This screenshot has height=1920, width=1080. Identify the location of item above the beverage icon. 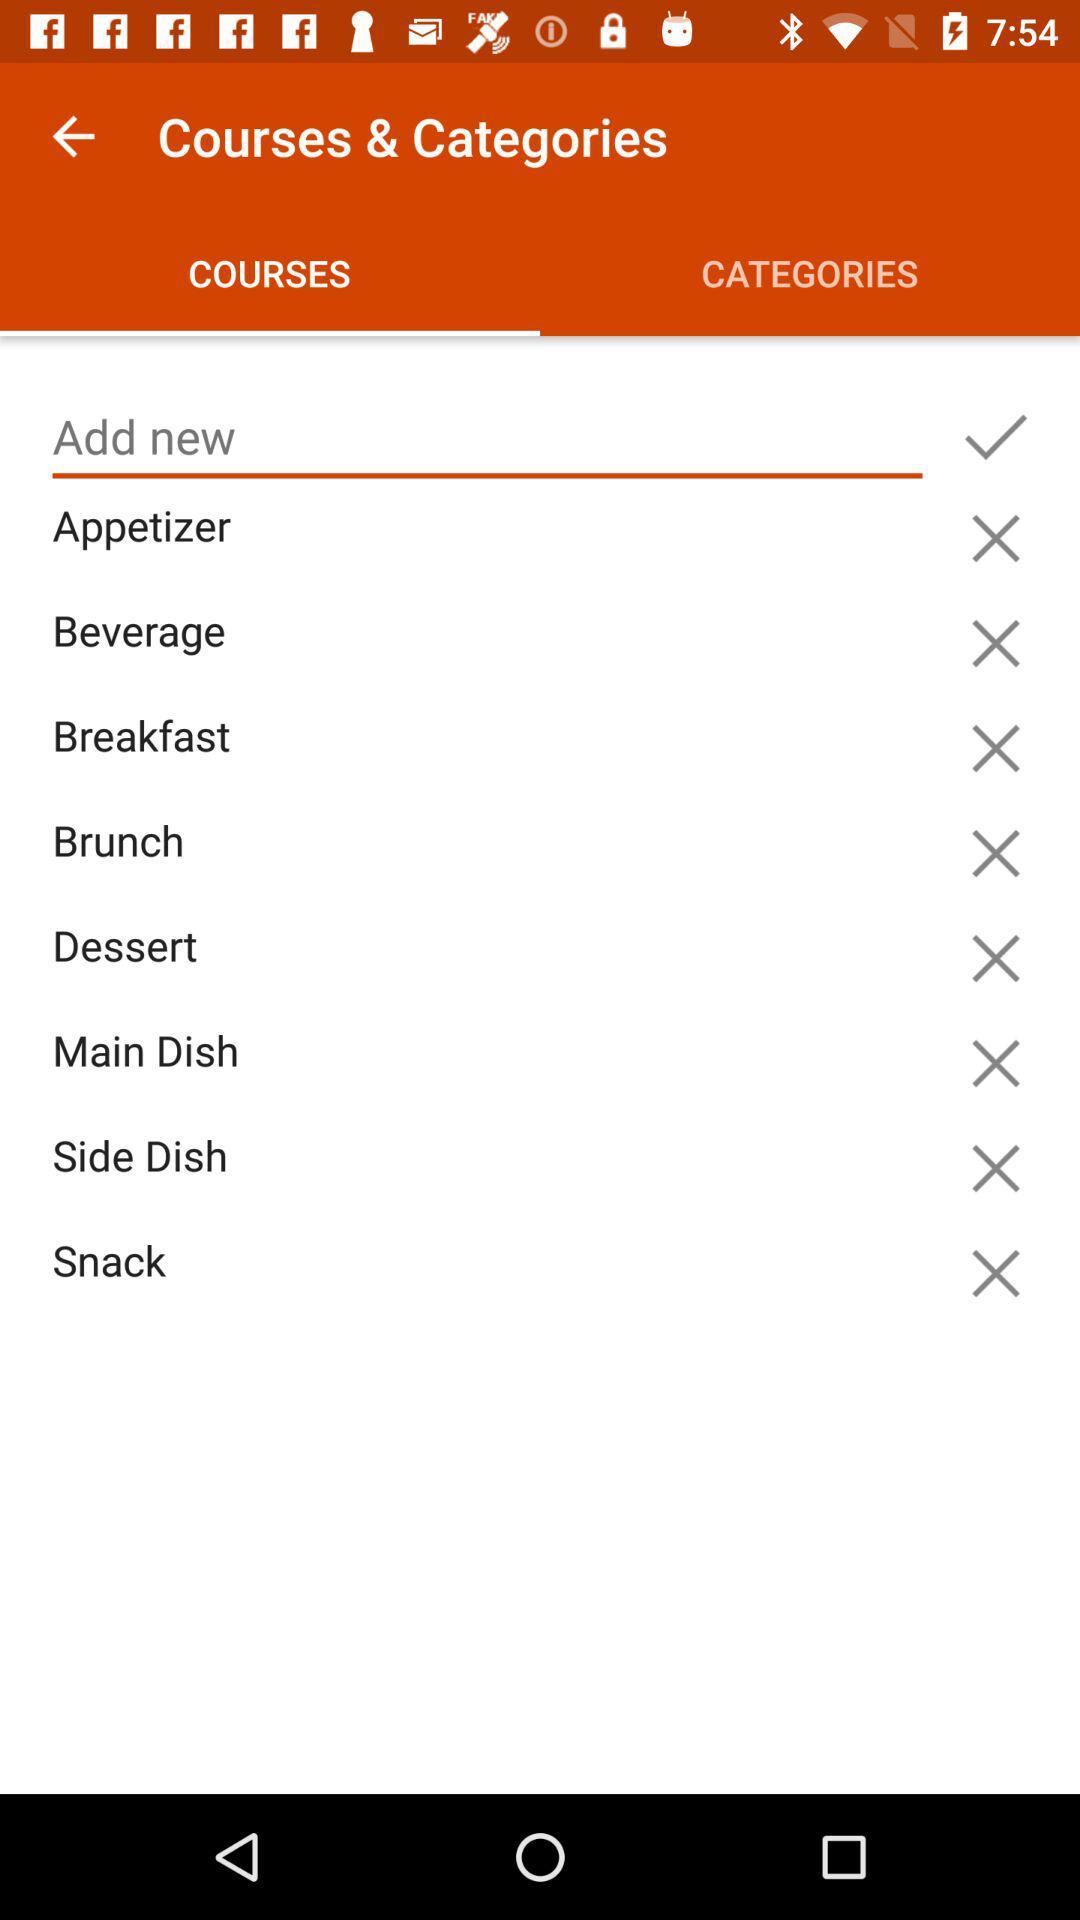
(492, 548).